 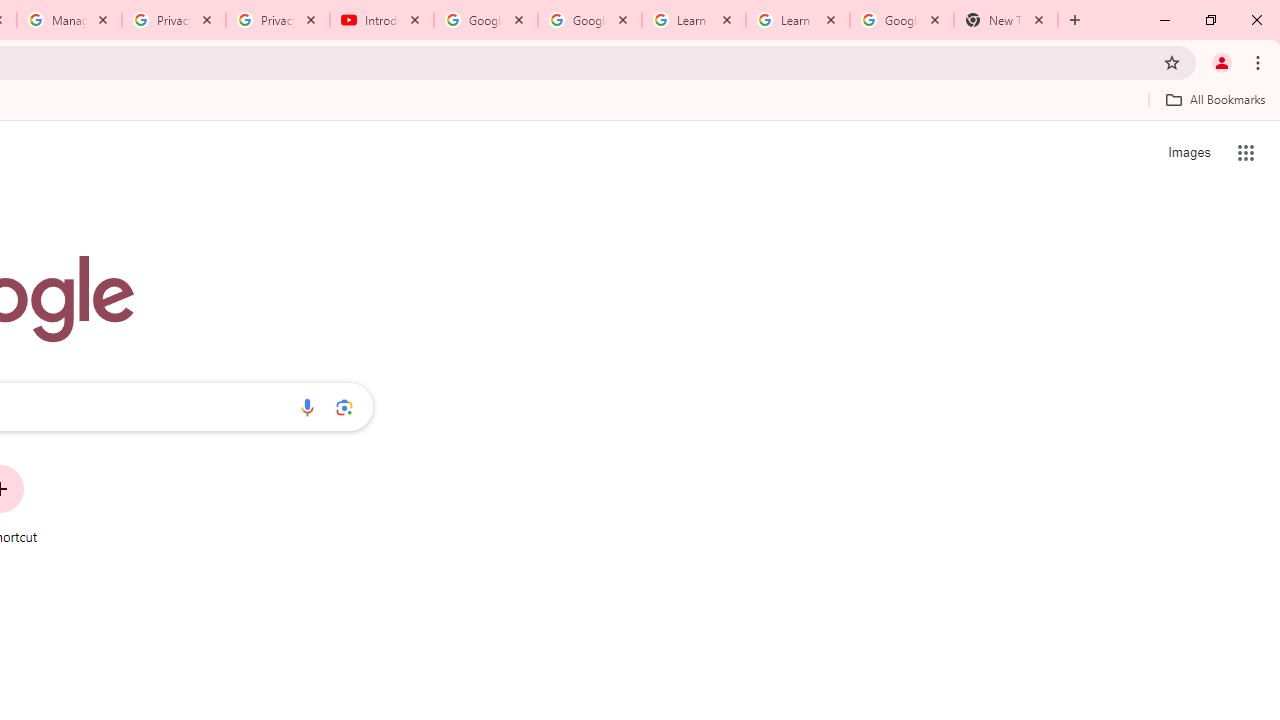 I want to click on 'Introduction | Google Privacy Policy - YouTube', so click(x=382, y=20).